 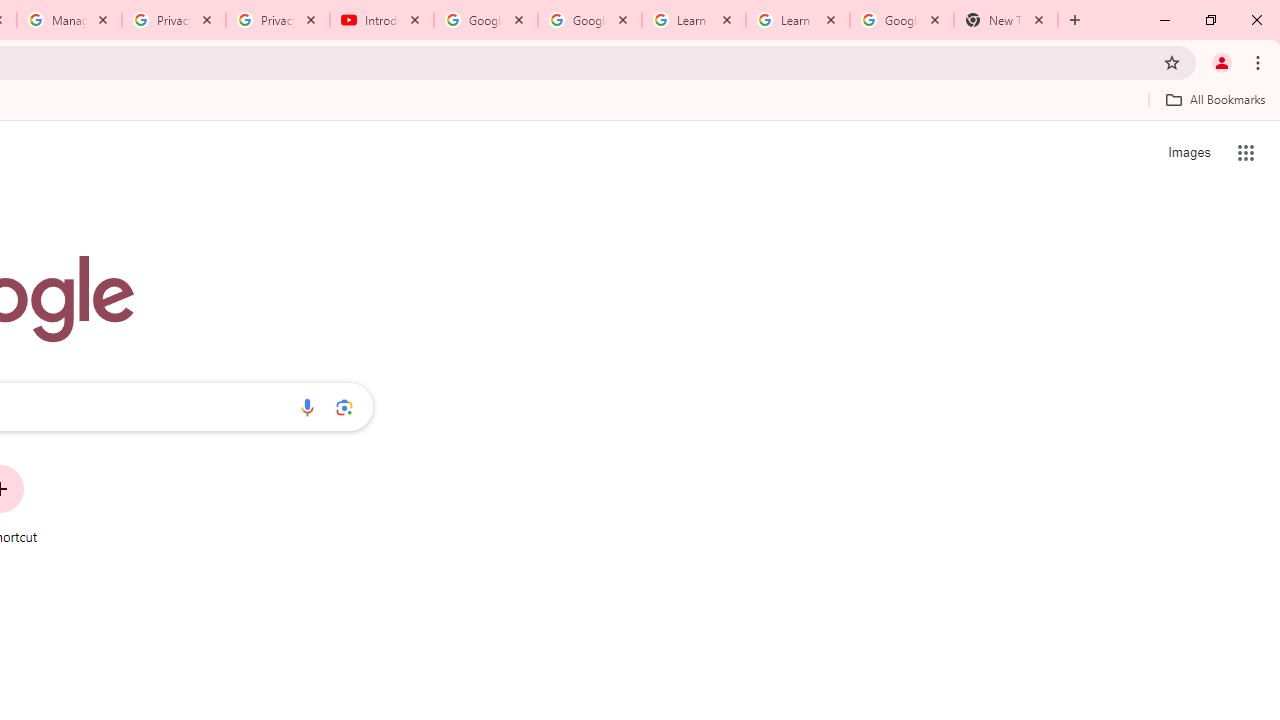 I want to click on 'Introduction | Google Privacy Policy - YouTube', so click(x=382, y=20).